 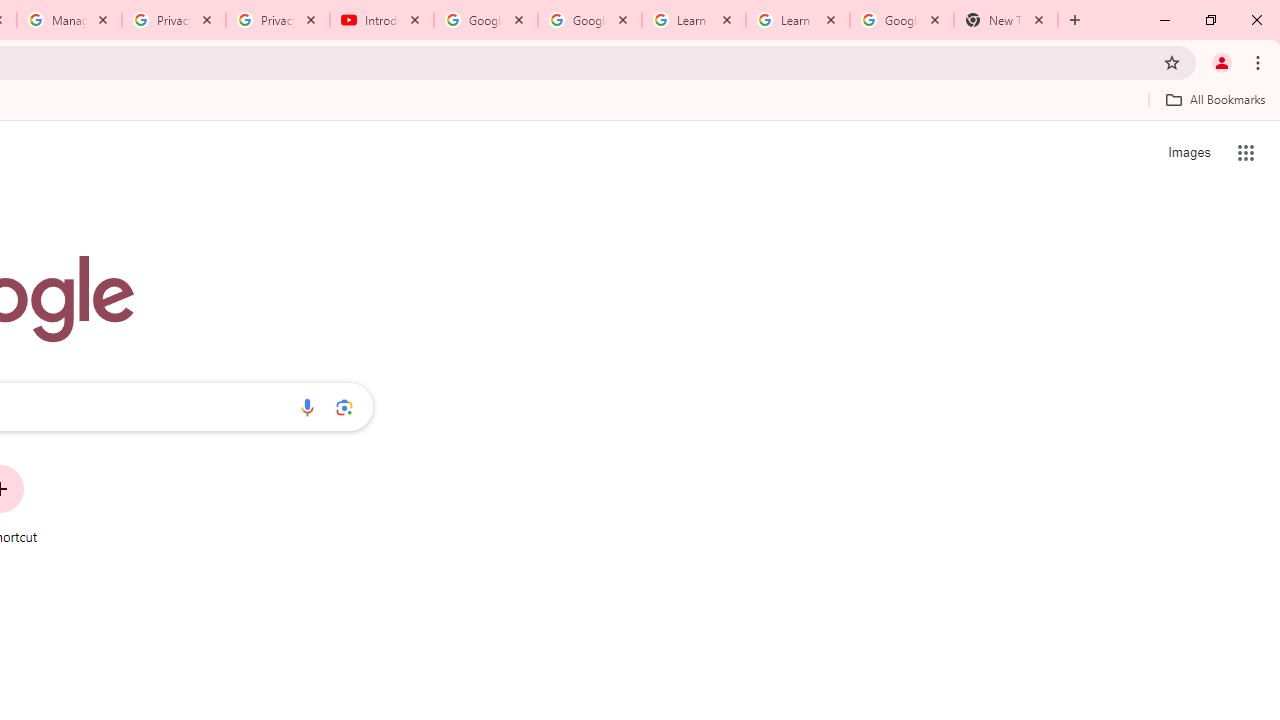 I want to click on 'Introduction | Google Privacy Policy - YouTube', so click(x=382, y=20).